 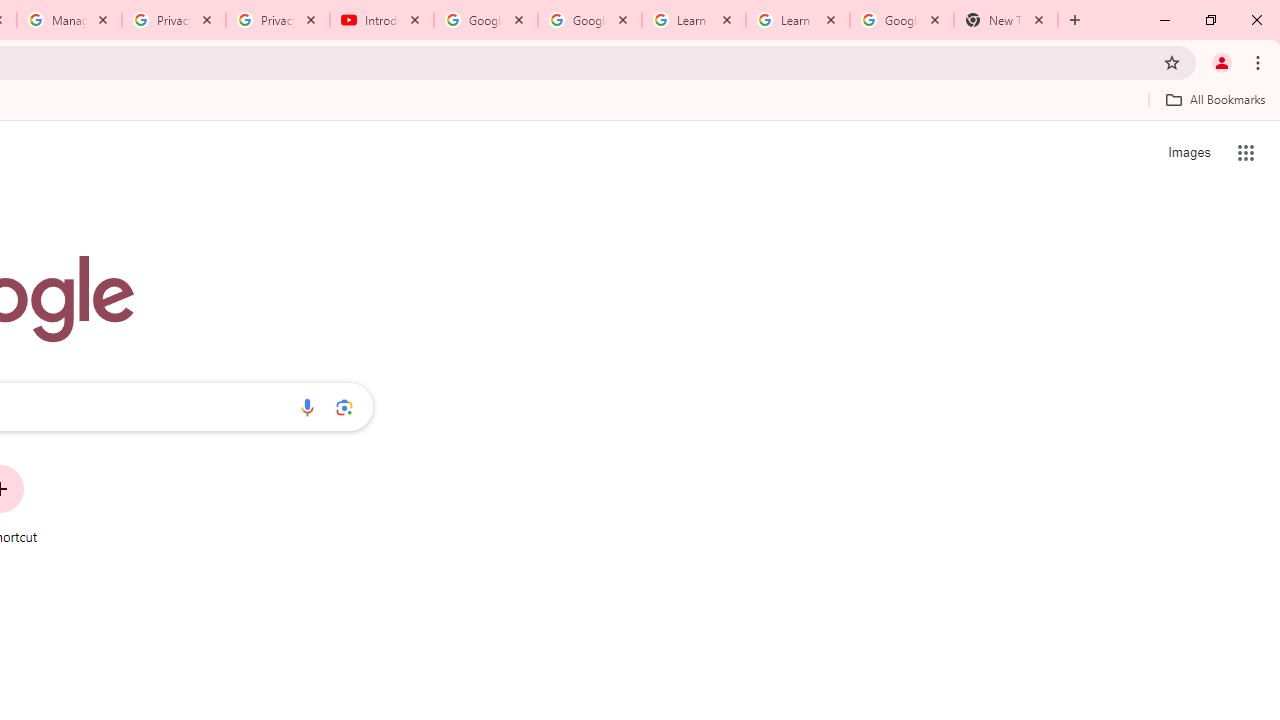 I want to click on 'Introduction | Google Privacy Policy - YouTube', so click(x=382, y=20).